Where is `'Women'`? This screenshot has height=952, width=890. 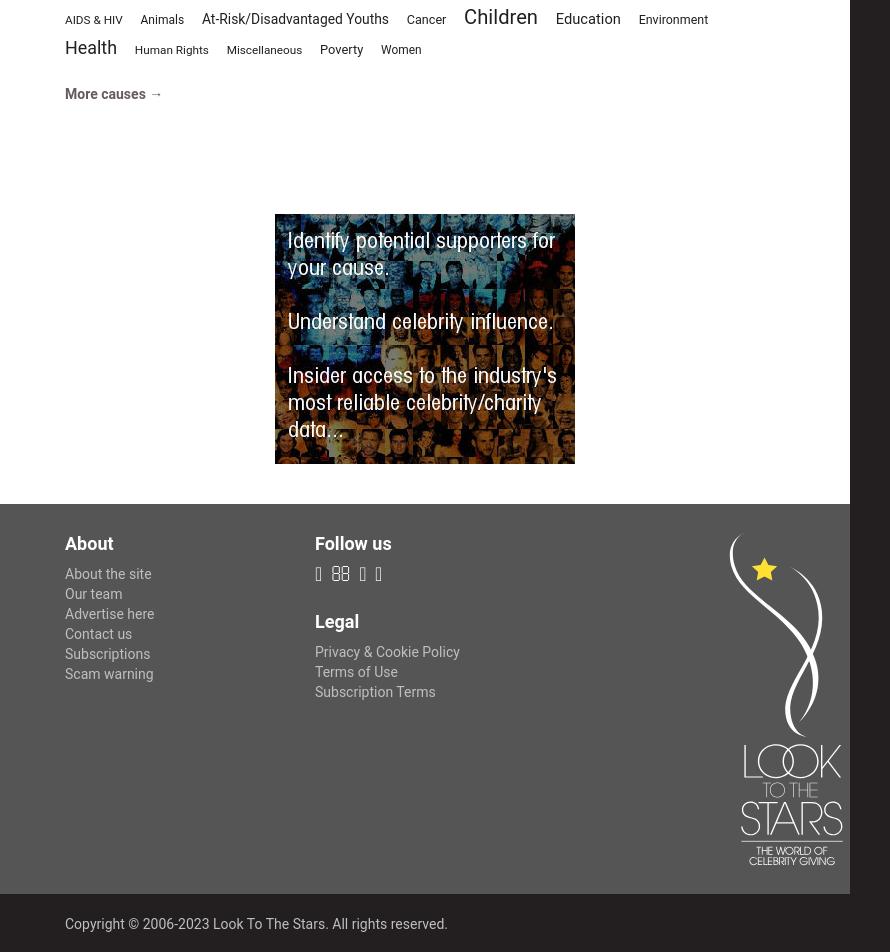 'Women' is located at coordinates (400, 49).